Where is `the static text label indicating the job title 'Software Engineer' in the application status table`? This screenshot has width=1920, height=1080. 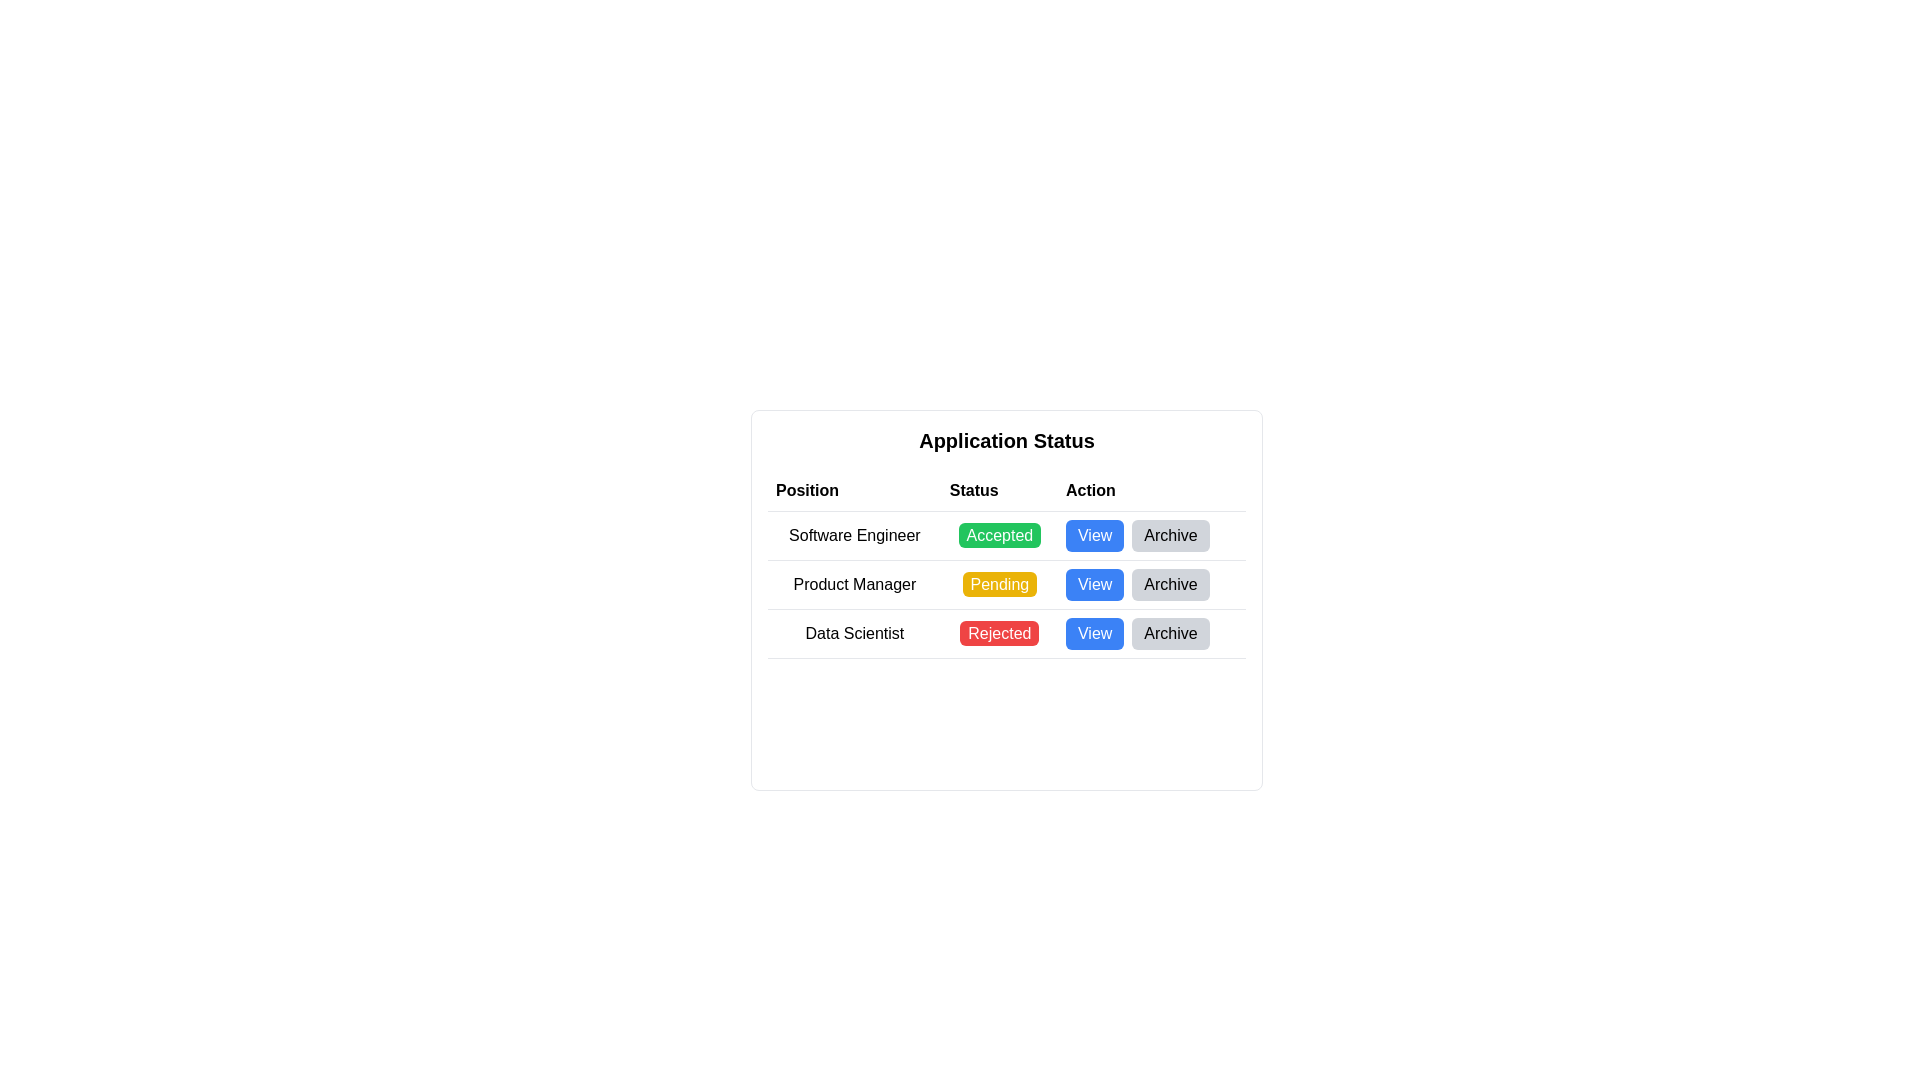
the static text label indicating the job title 'Software Engineer' in the application status table is located at coordinates (854, 535).